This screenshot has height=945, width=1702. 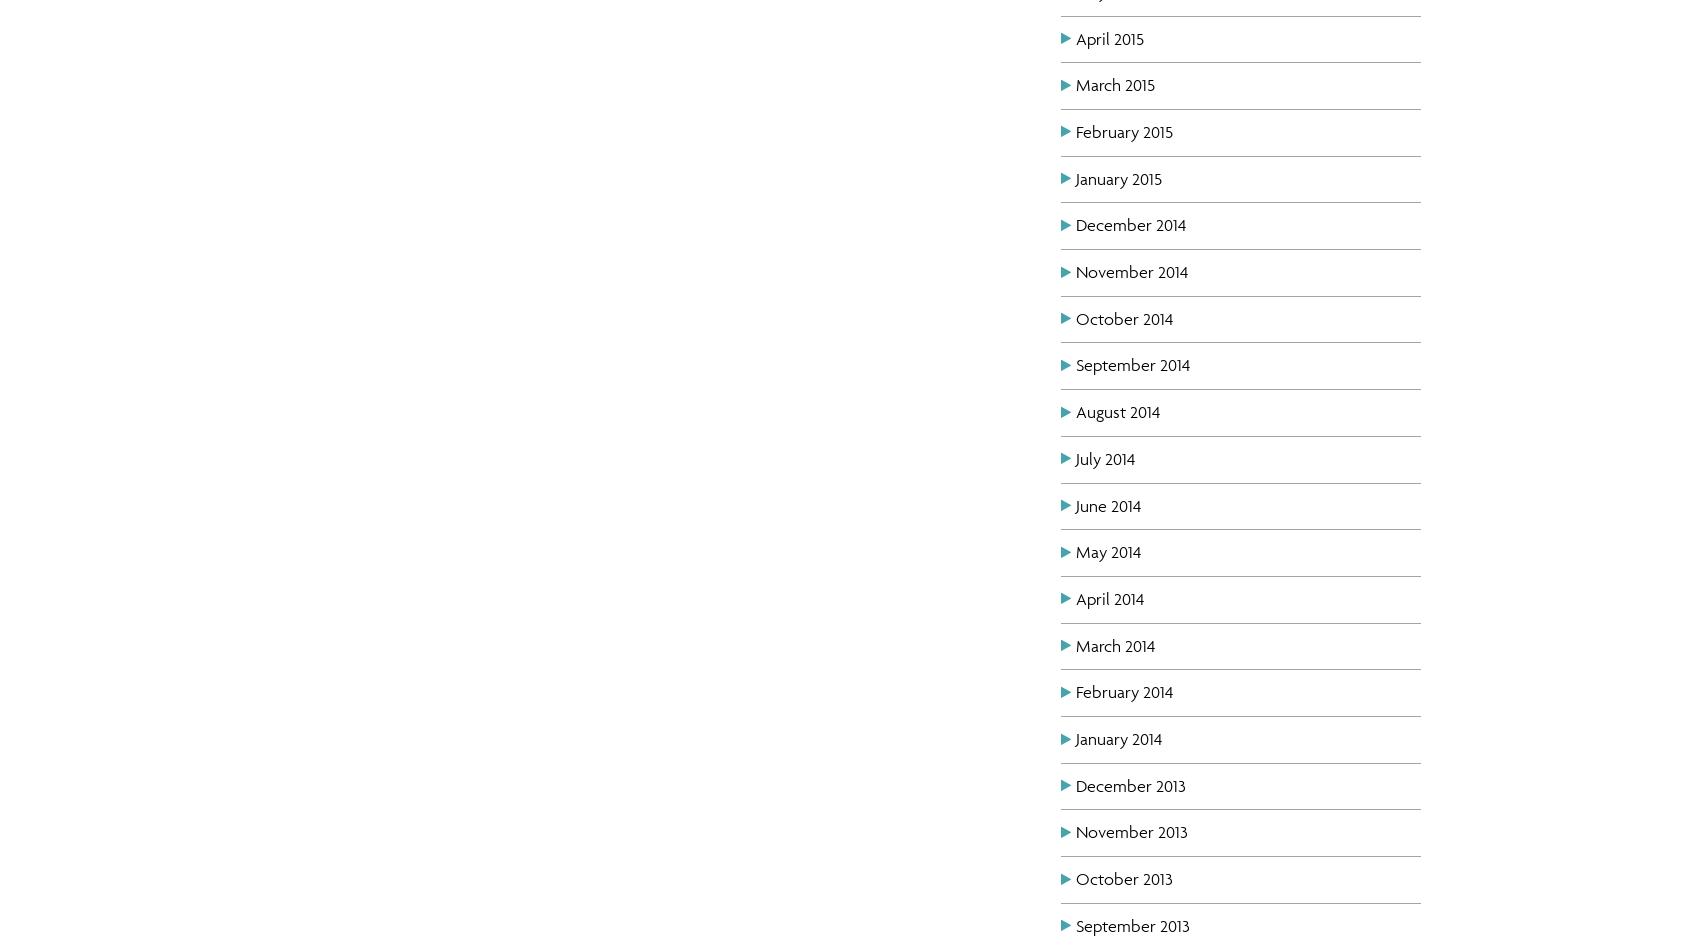 What do you see at coordinates (1118, 738) in the screenshot?
I see `'January 2014'` at bounding box center [1118, 738].